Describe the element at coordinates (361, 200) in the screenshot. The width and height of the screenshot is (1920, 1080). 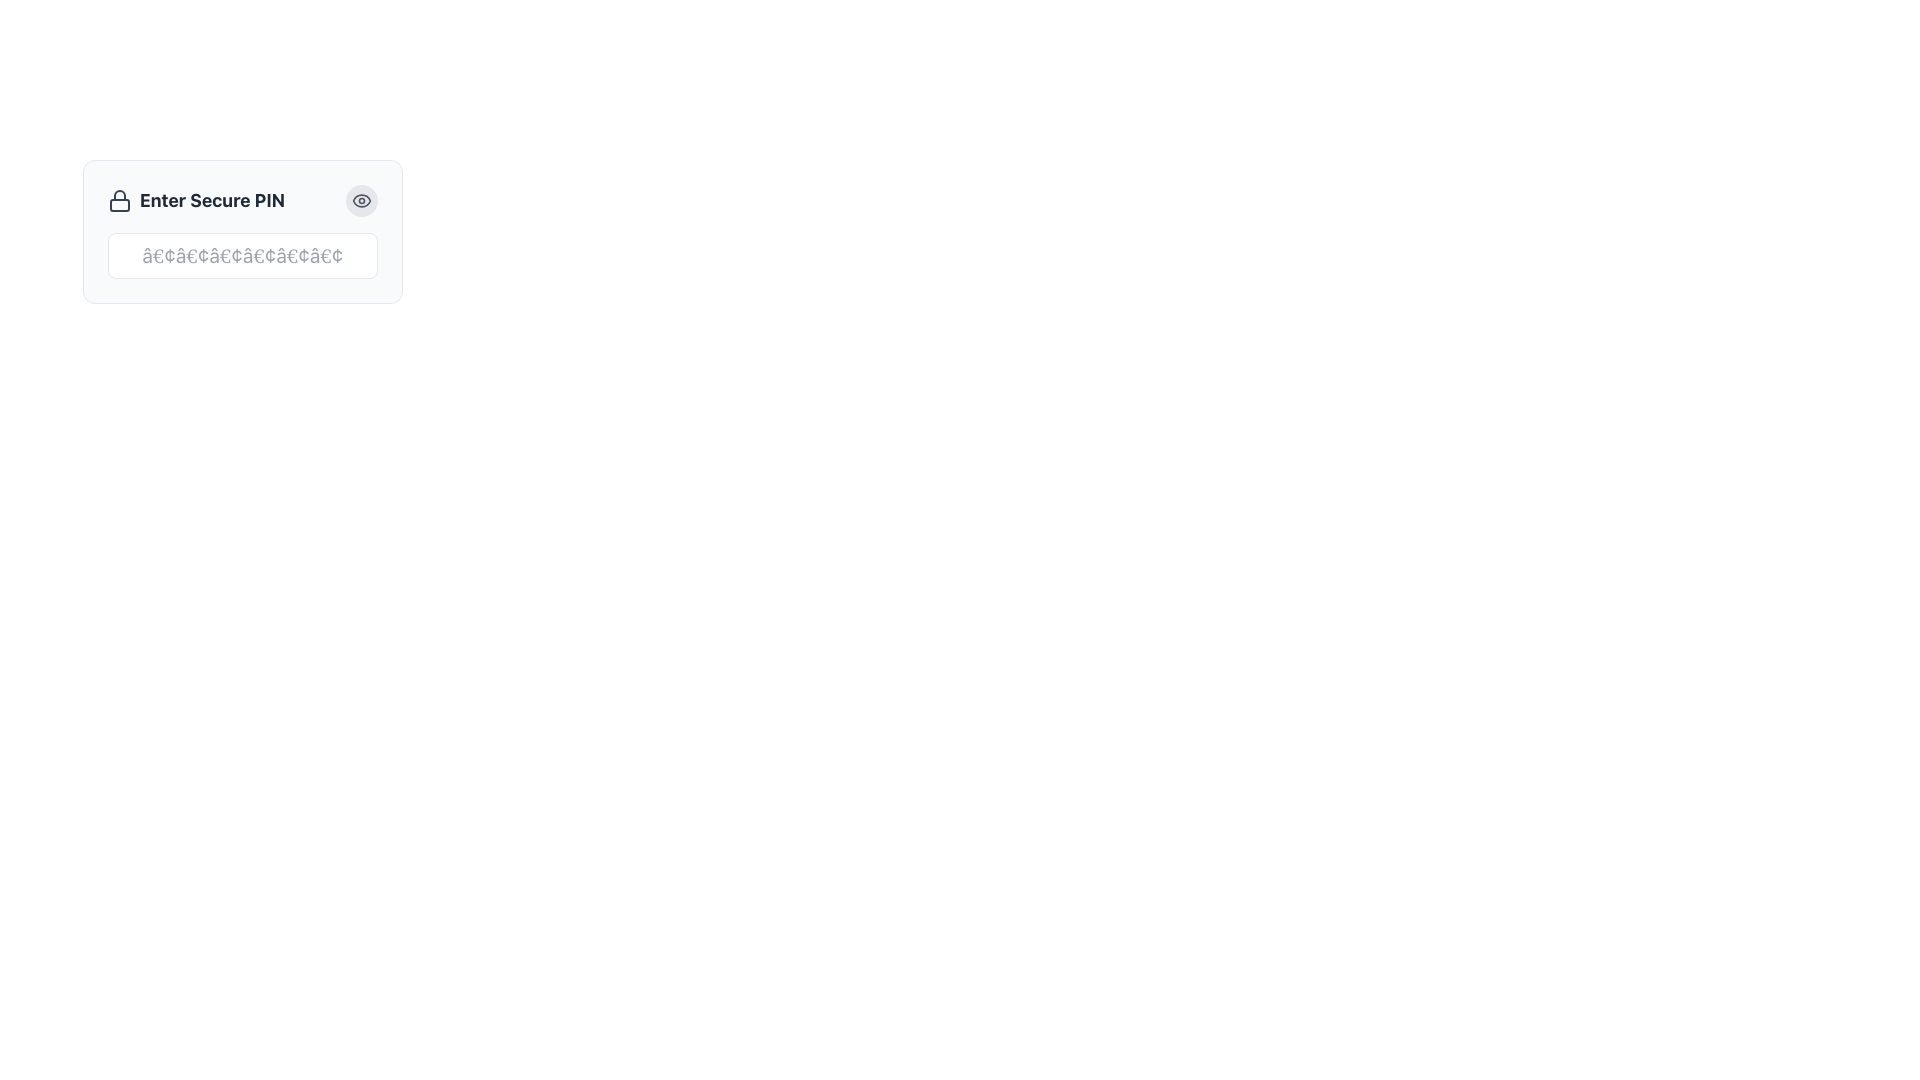
I see `the circular light gray button with a dark gray eye icon` at that location.